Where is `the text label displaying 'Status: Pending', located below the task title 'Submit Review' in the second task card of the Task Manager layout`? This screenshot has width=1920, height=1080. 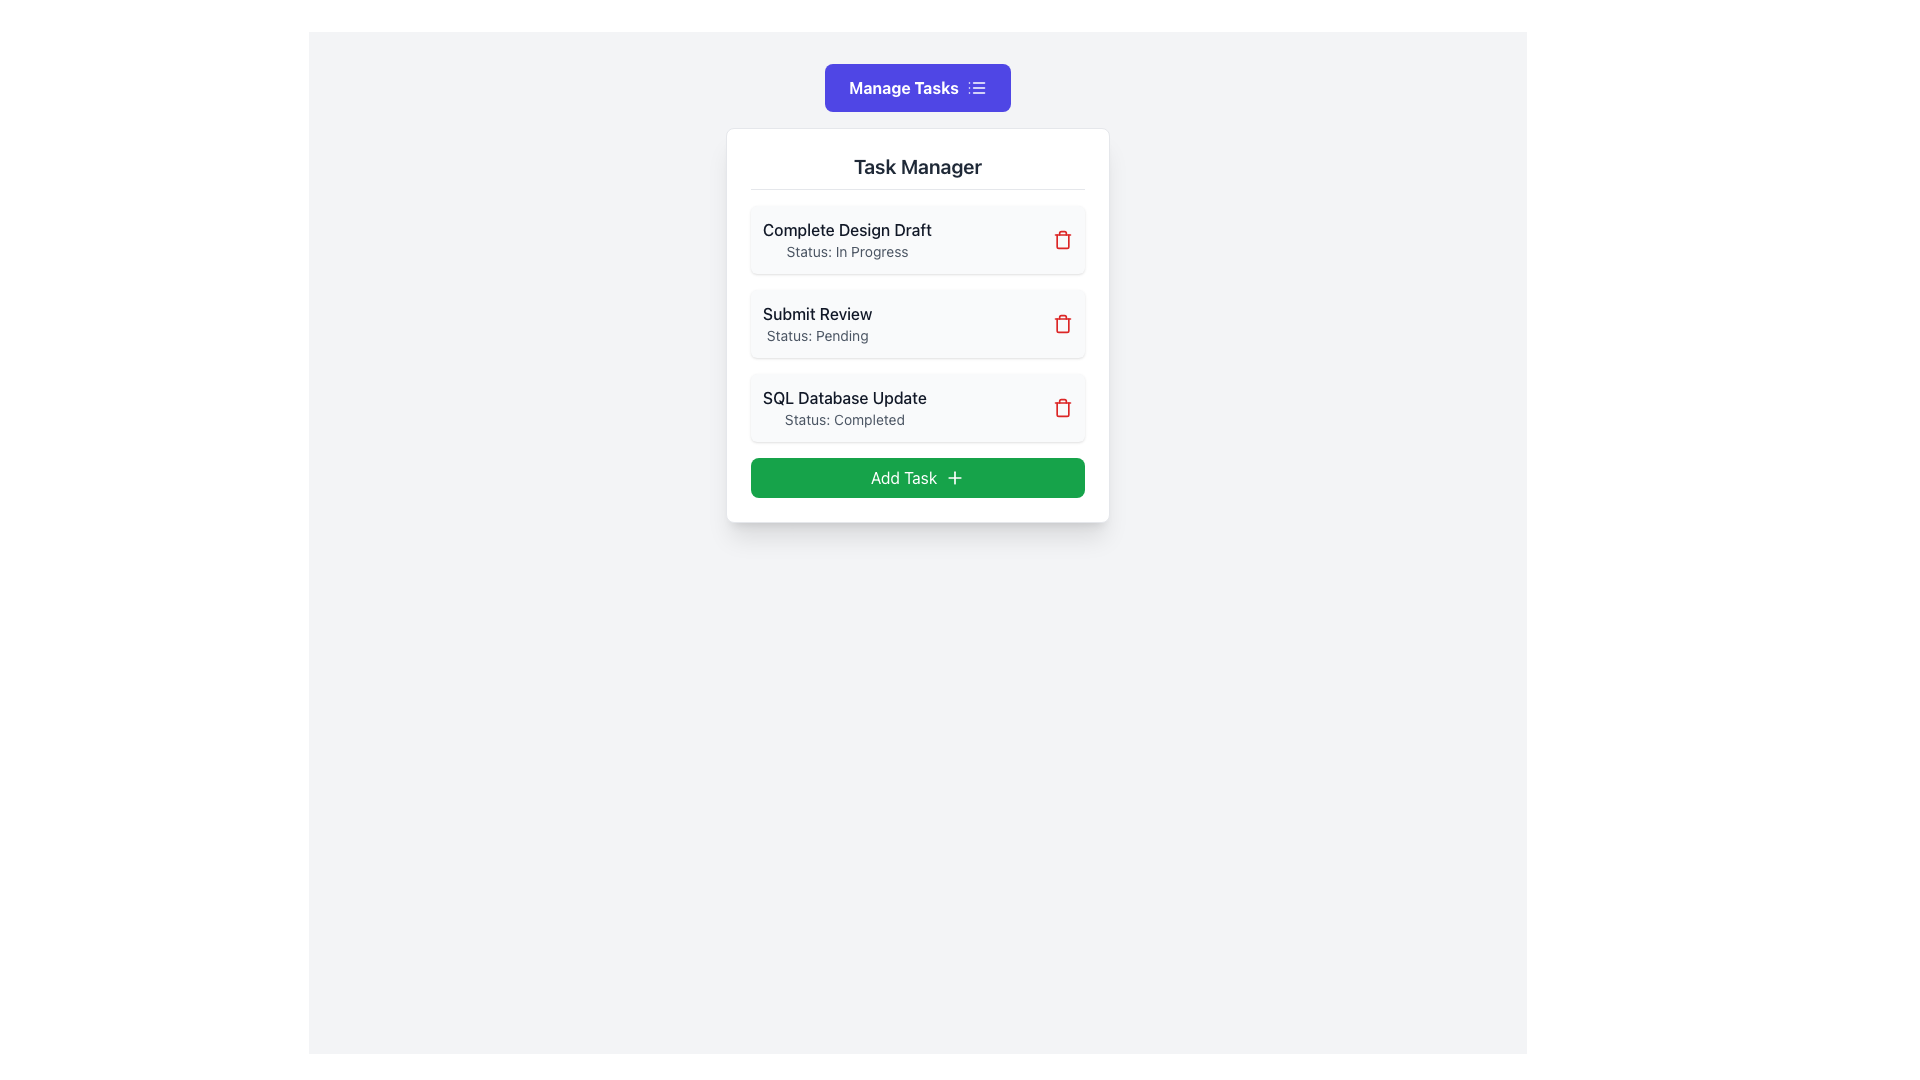 the text label displaying 'Status: Pending', located below the task title 'Submit Review' in the second task card of the Task Manager layout is located at coordinates (817, 334).